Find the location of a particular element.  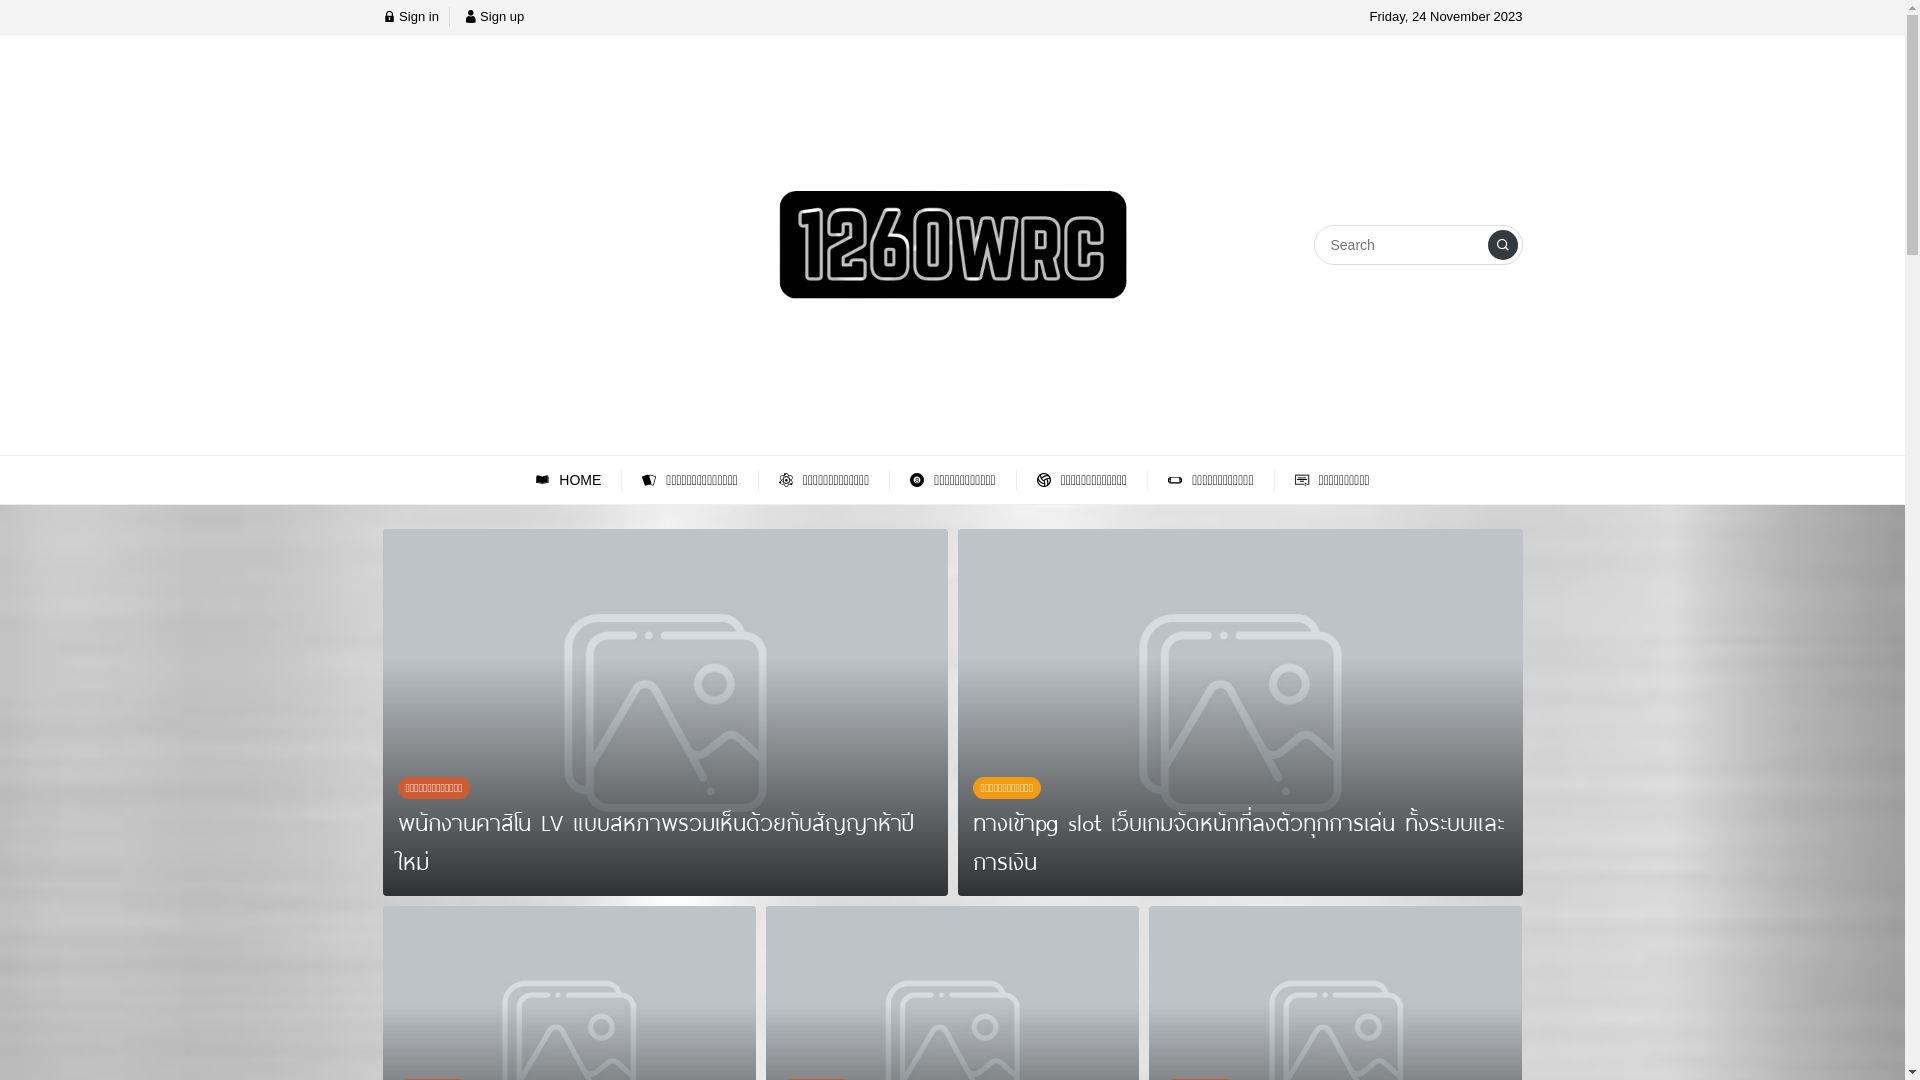

'Sign up' is located at coordinates (463, 16).